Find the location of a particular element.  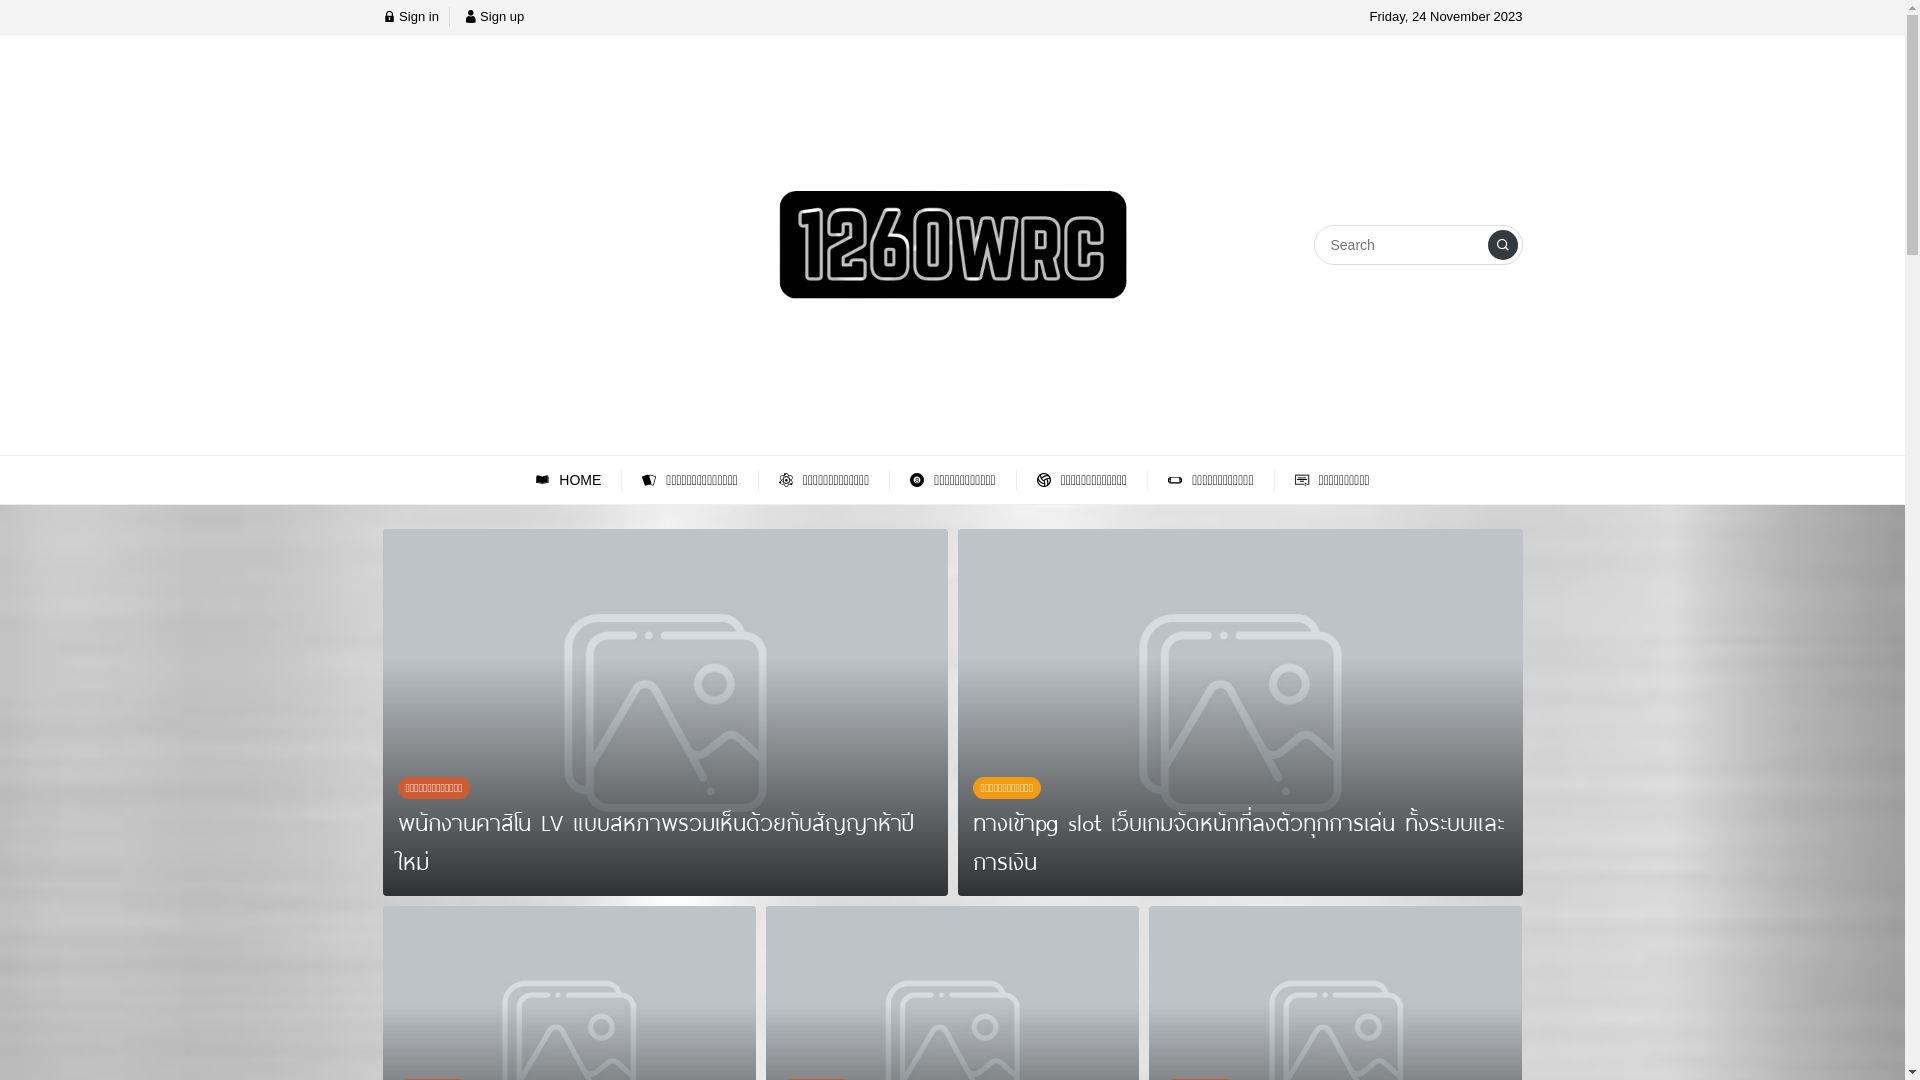

'Sign up' is located at coordinates (463, 16).